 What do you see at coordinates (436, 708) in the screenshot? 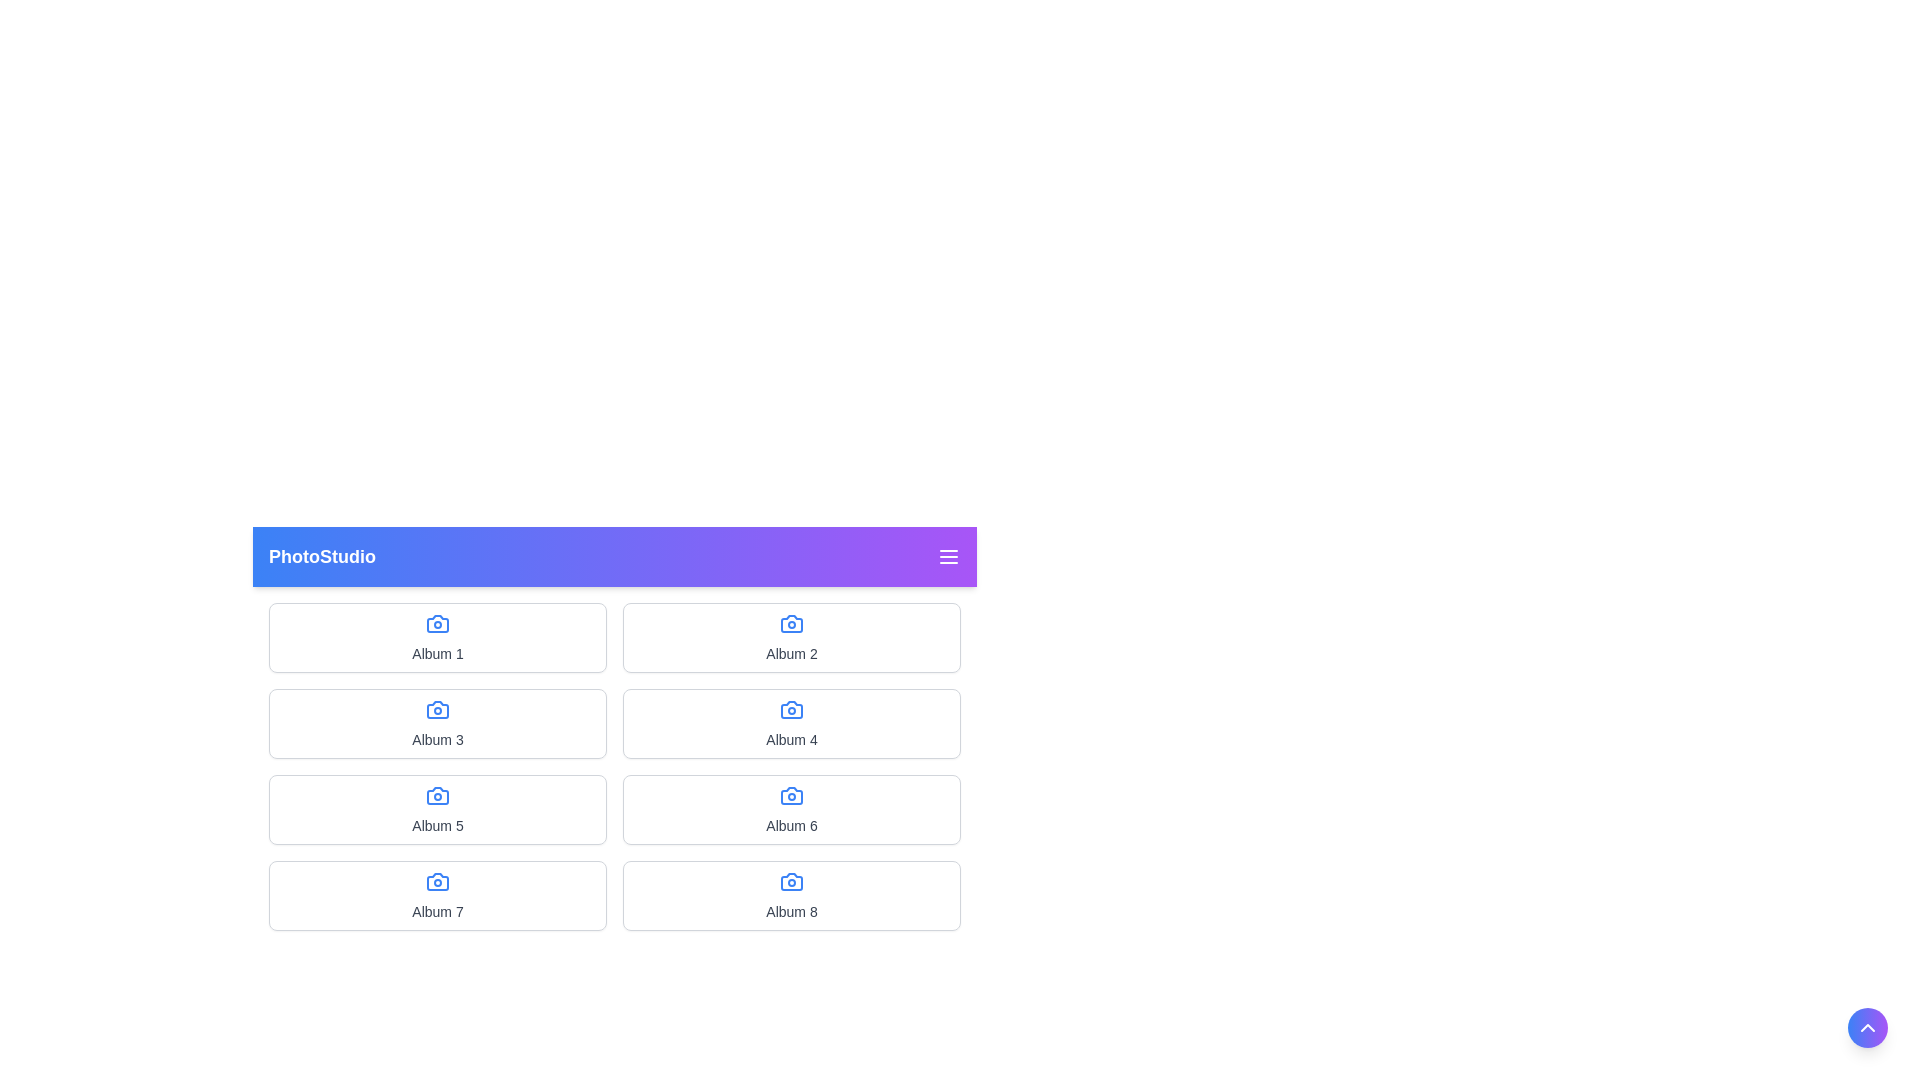
I see `the camera icon which signifies a photo album, located in the third position of the album items grid, above the label 'Album 3'` at bounding box center [436, 708].